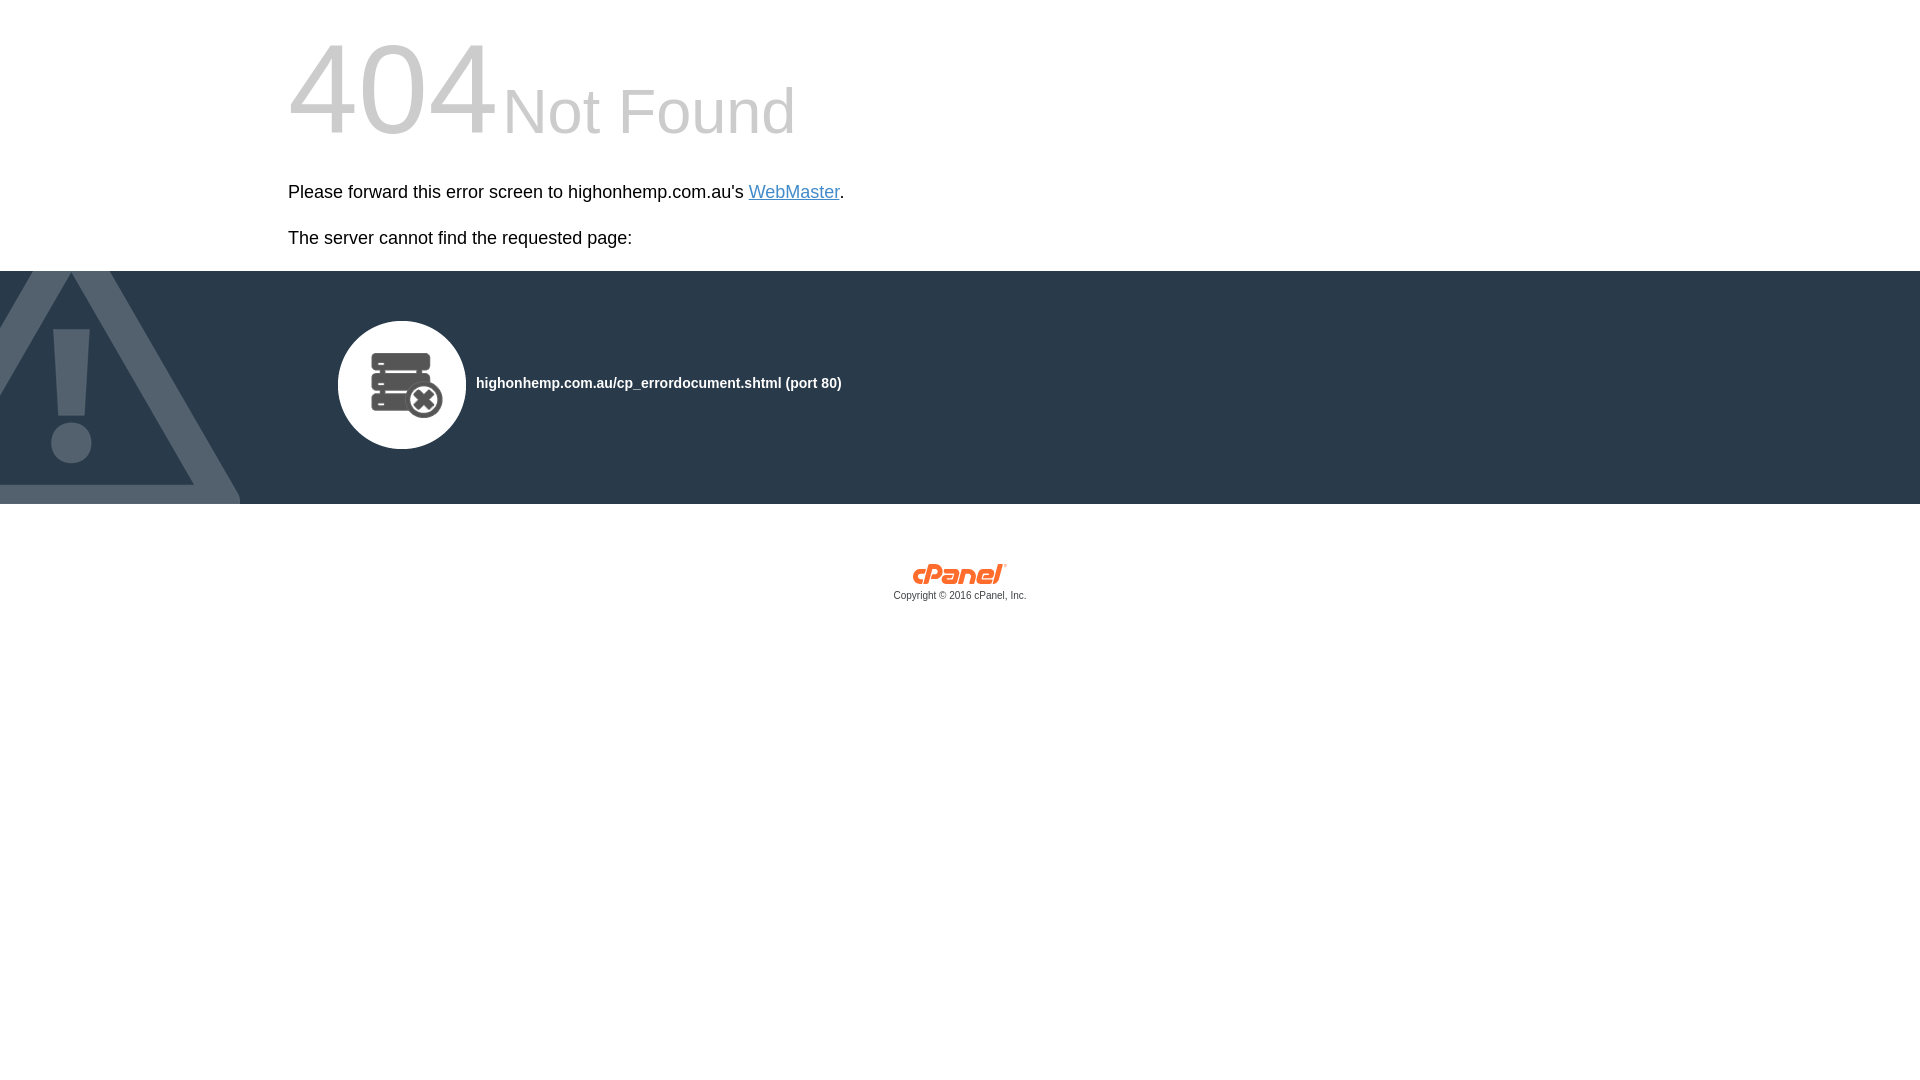 The width and height of the screenshot is (1920, 1080). What do you see at coordinates (793, 192) in the screenshot?
I see `'WebMaster'` at bounding box center [793, 192].